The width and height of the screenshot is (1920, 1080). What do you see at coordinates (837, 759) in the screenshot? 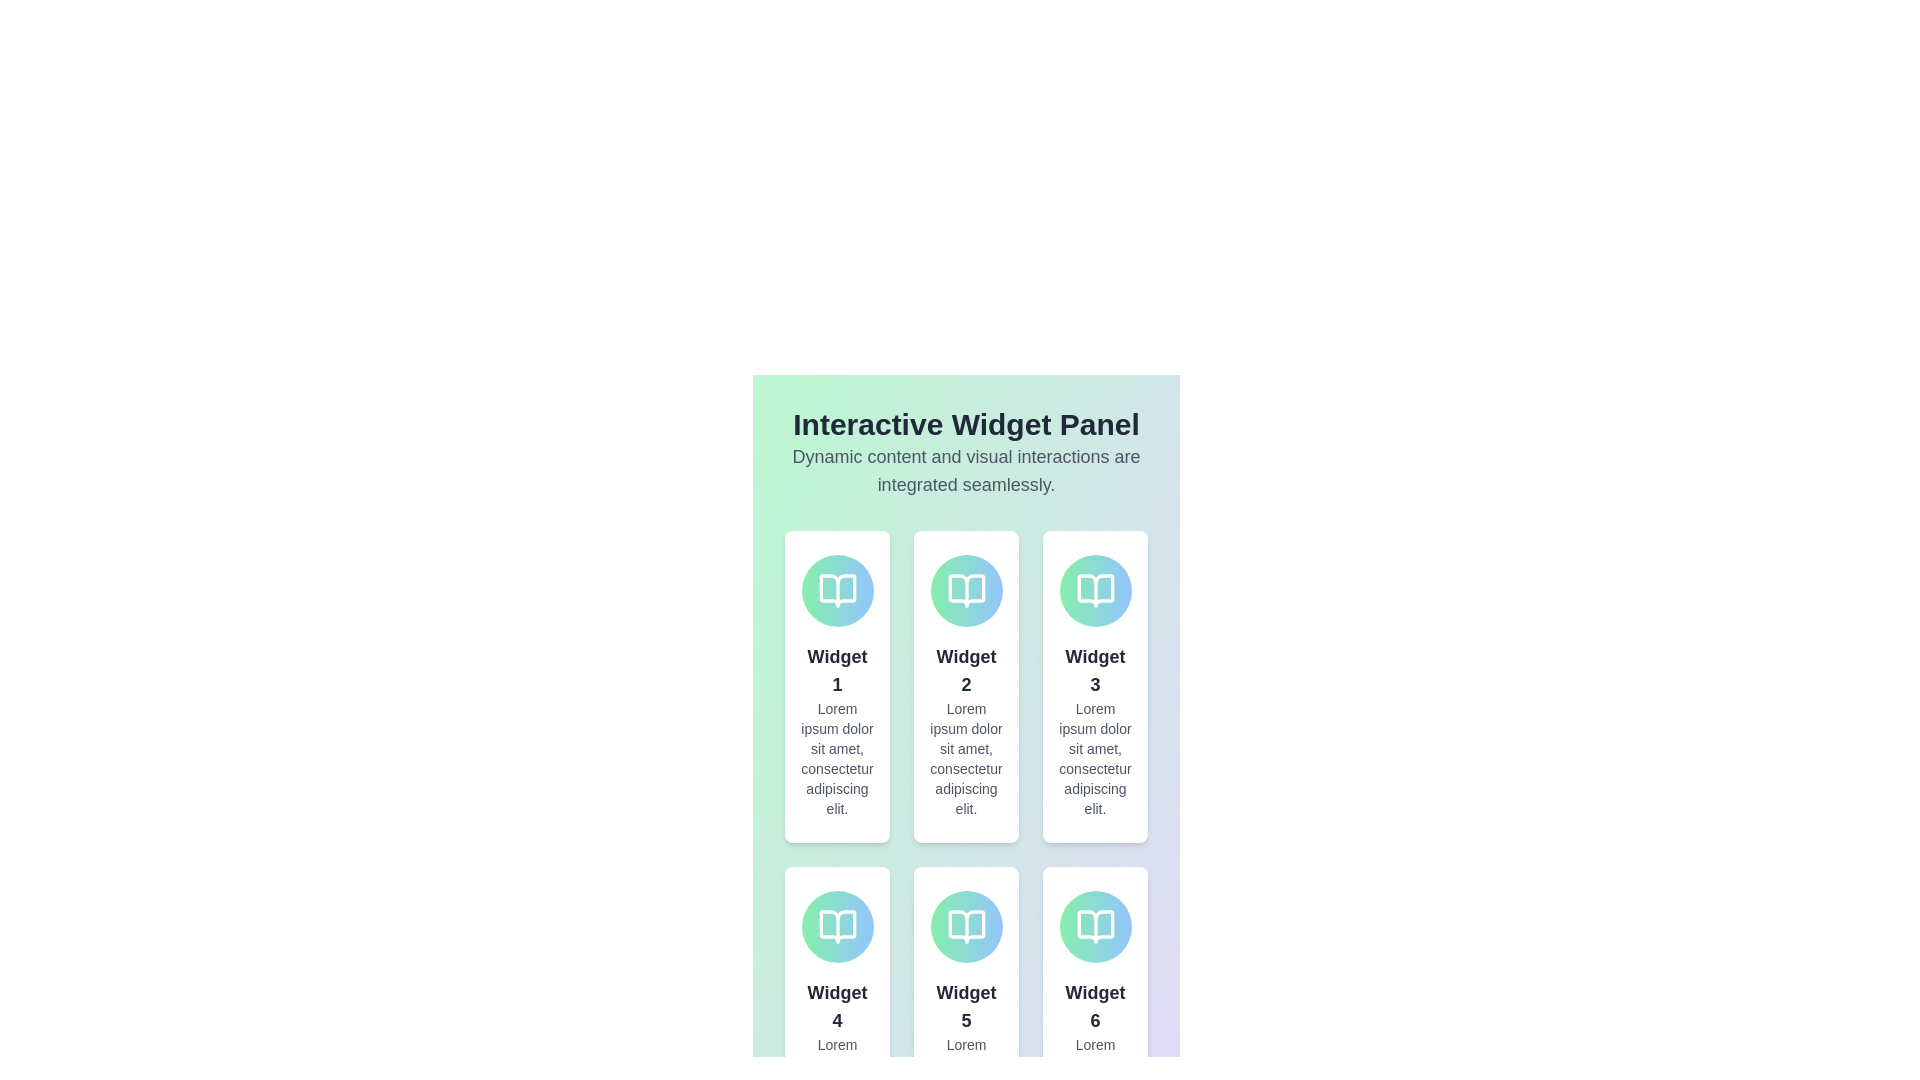
I see `text content of the descriptive text block located beneath the bold title text 'Widget 1' in the interface` at bounding box center [837, 759].